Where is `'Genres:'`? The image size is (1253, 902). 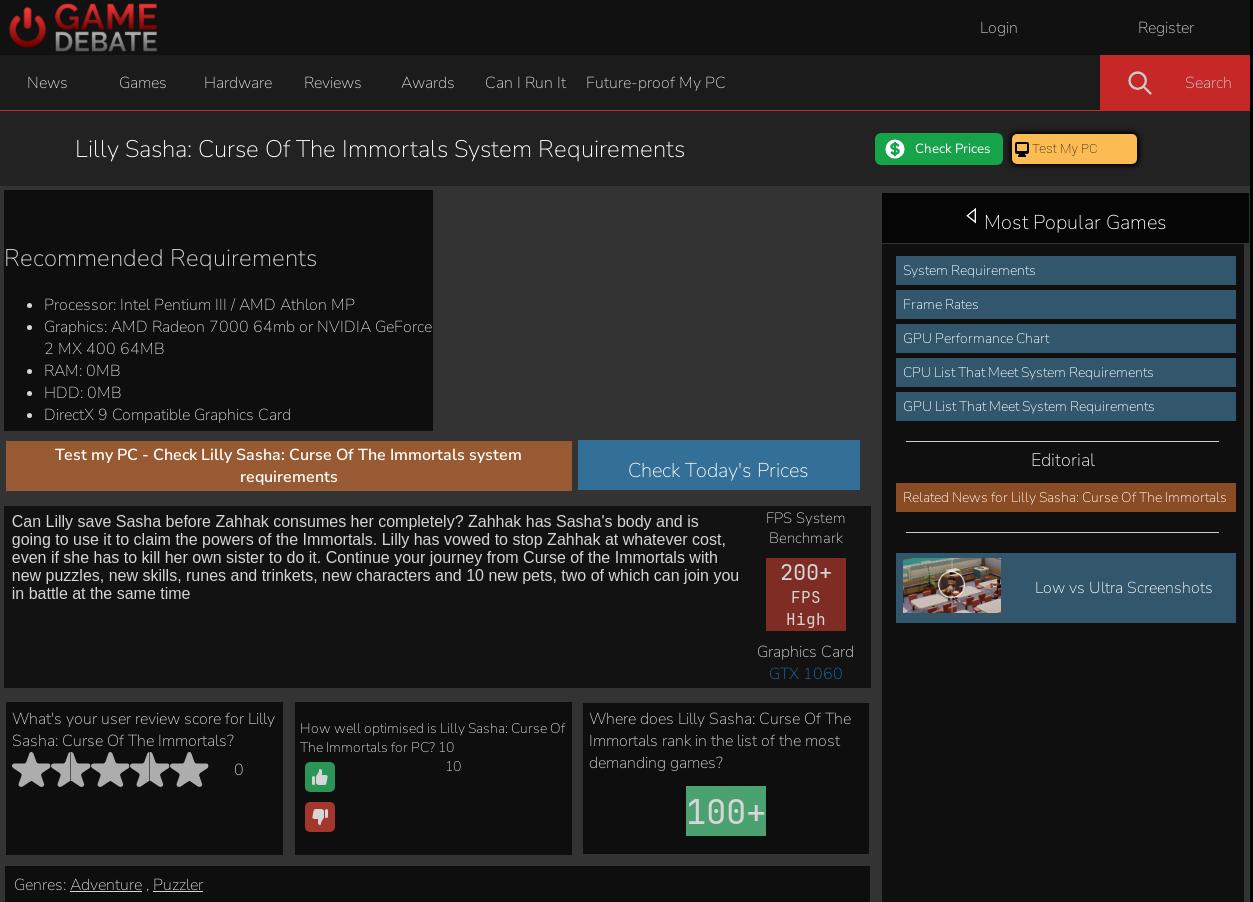 'Genres:' is located at coordinates (14, 193).